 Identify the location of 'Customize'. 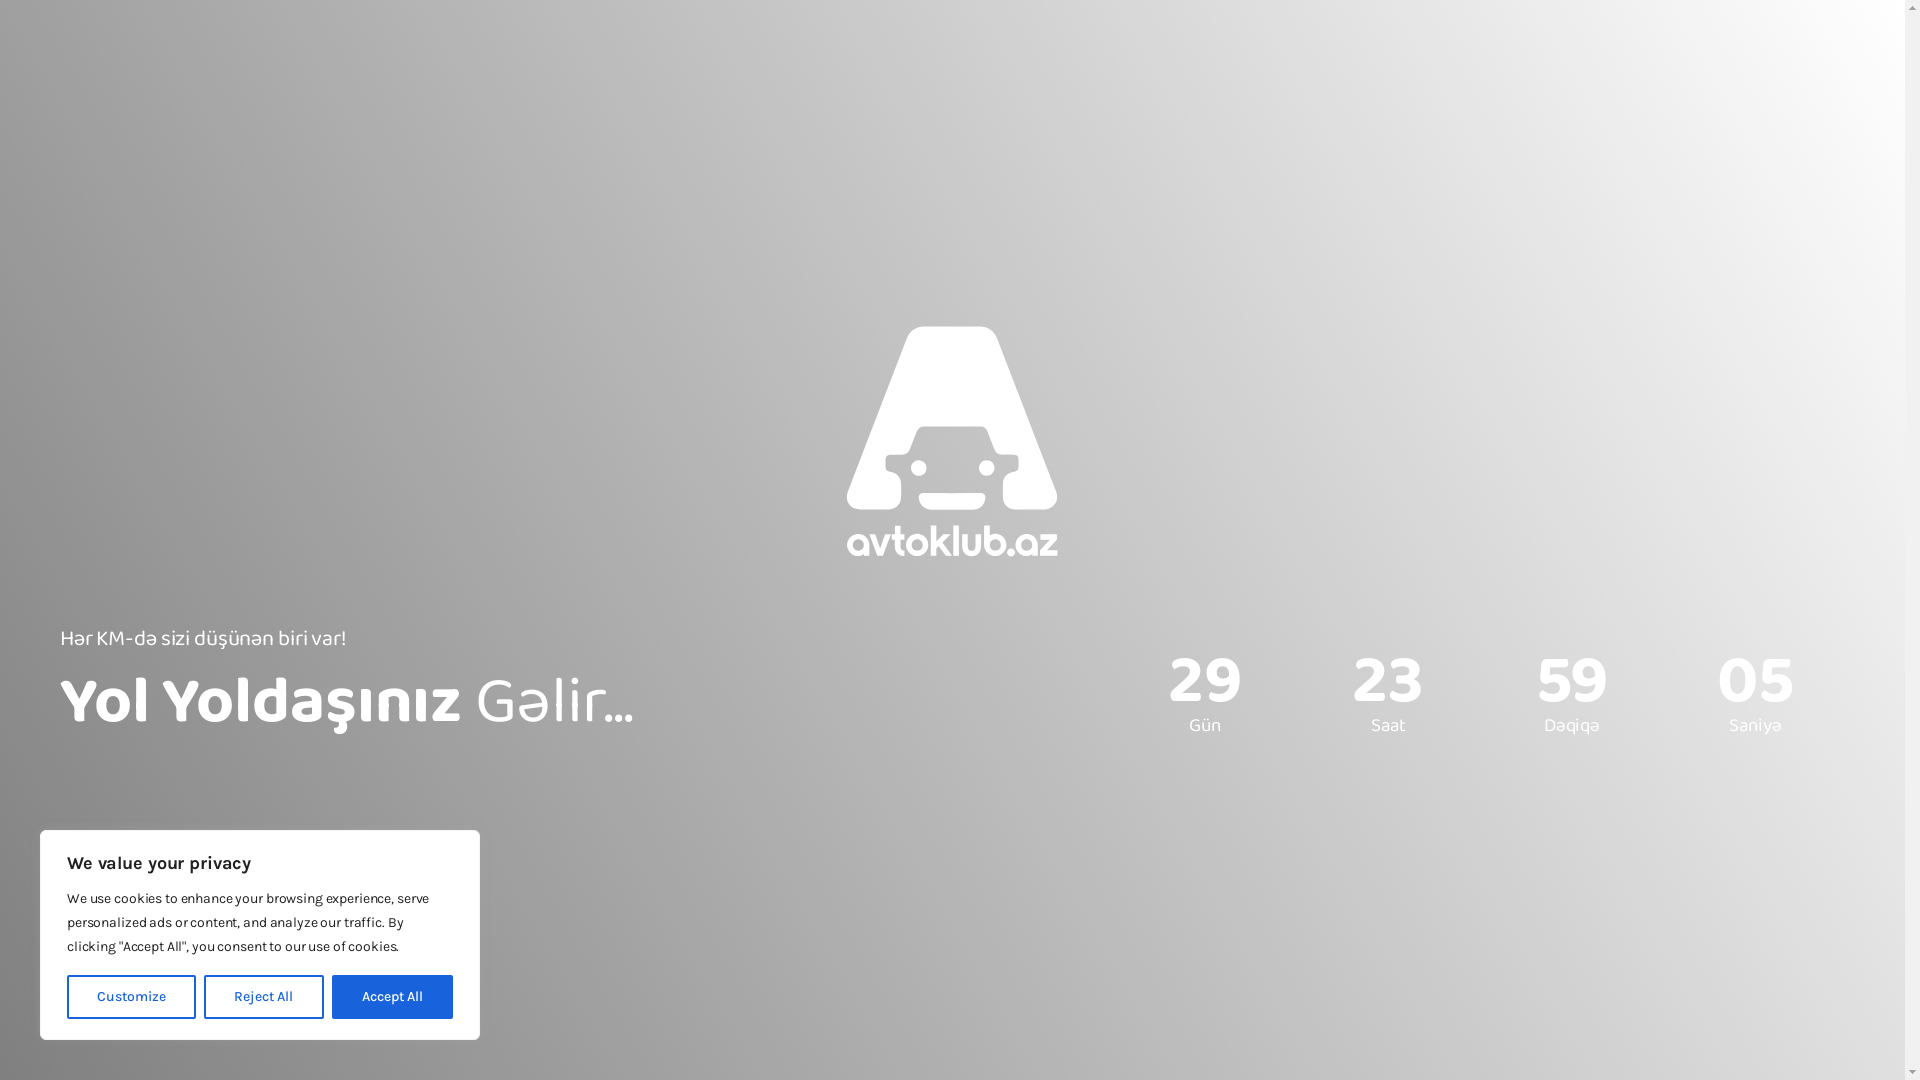
(130, 996).